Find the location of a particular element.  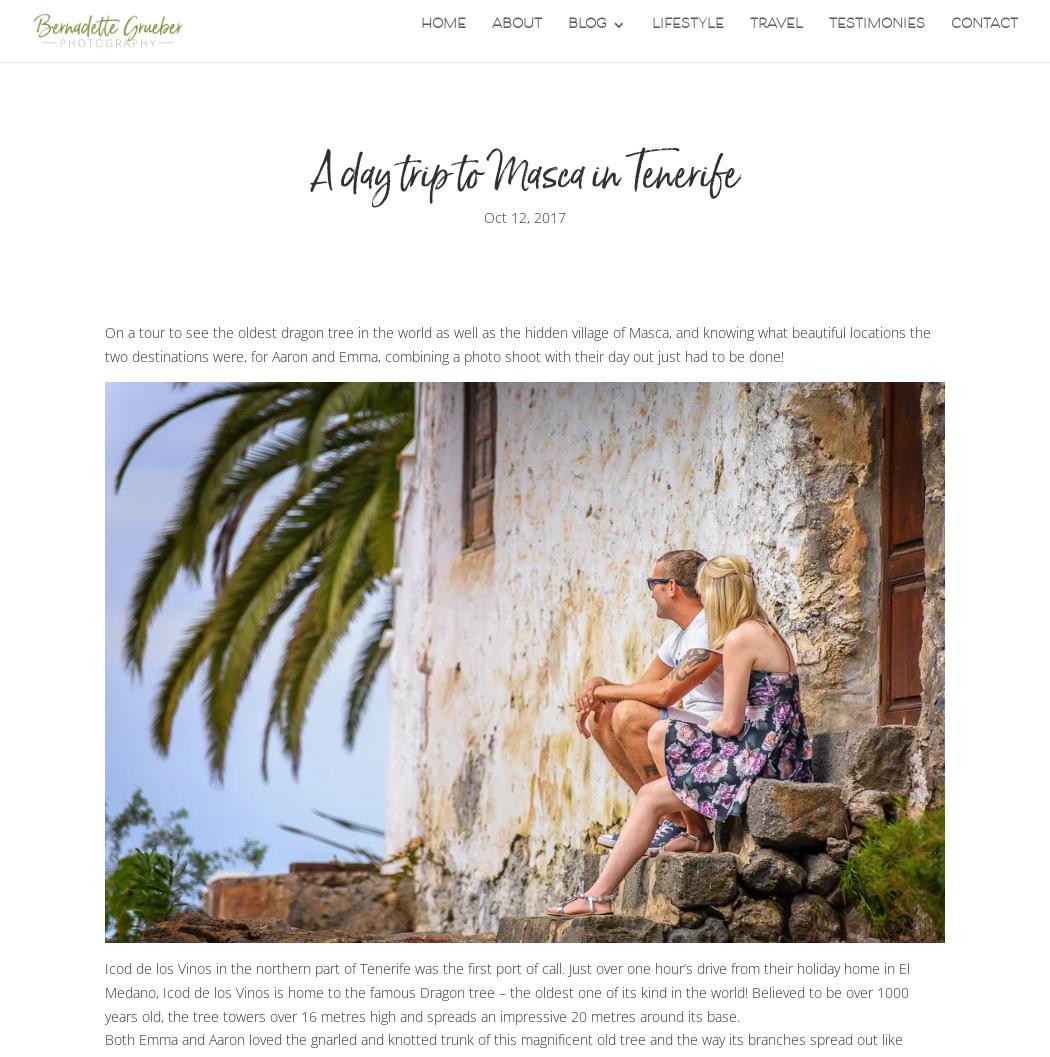

'Icod de los Vinos in the northern part of Tenerife was the first port of call. Just over one hour’s drive from their holiday home in El Medano, Icod de los Vinos is home to the famous Dragon tree – the oldest one of its kind in the world! Believed to be over 1000 years old, the tree towers over 16 metres high and spreads an impressive 20 metres around its base.' is located at coordinates (506, 990).